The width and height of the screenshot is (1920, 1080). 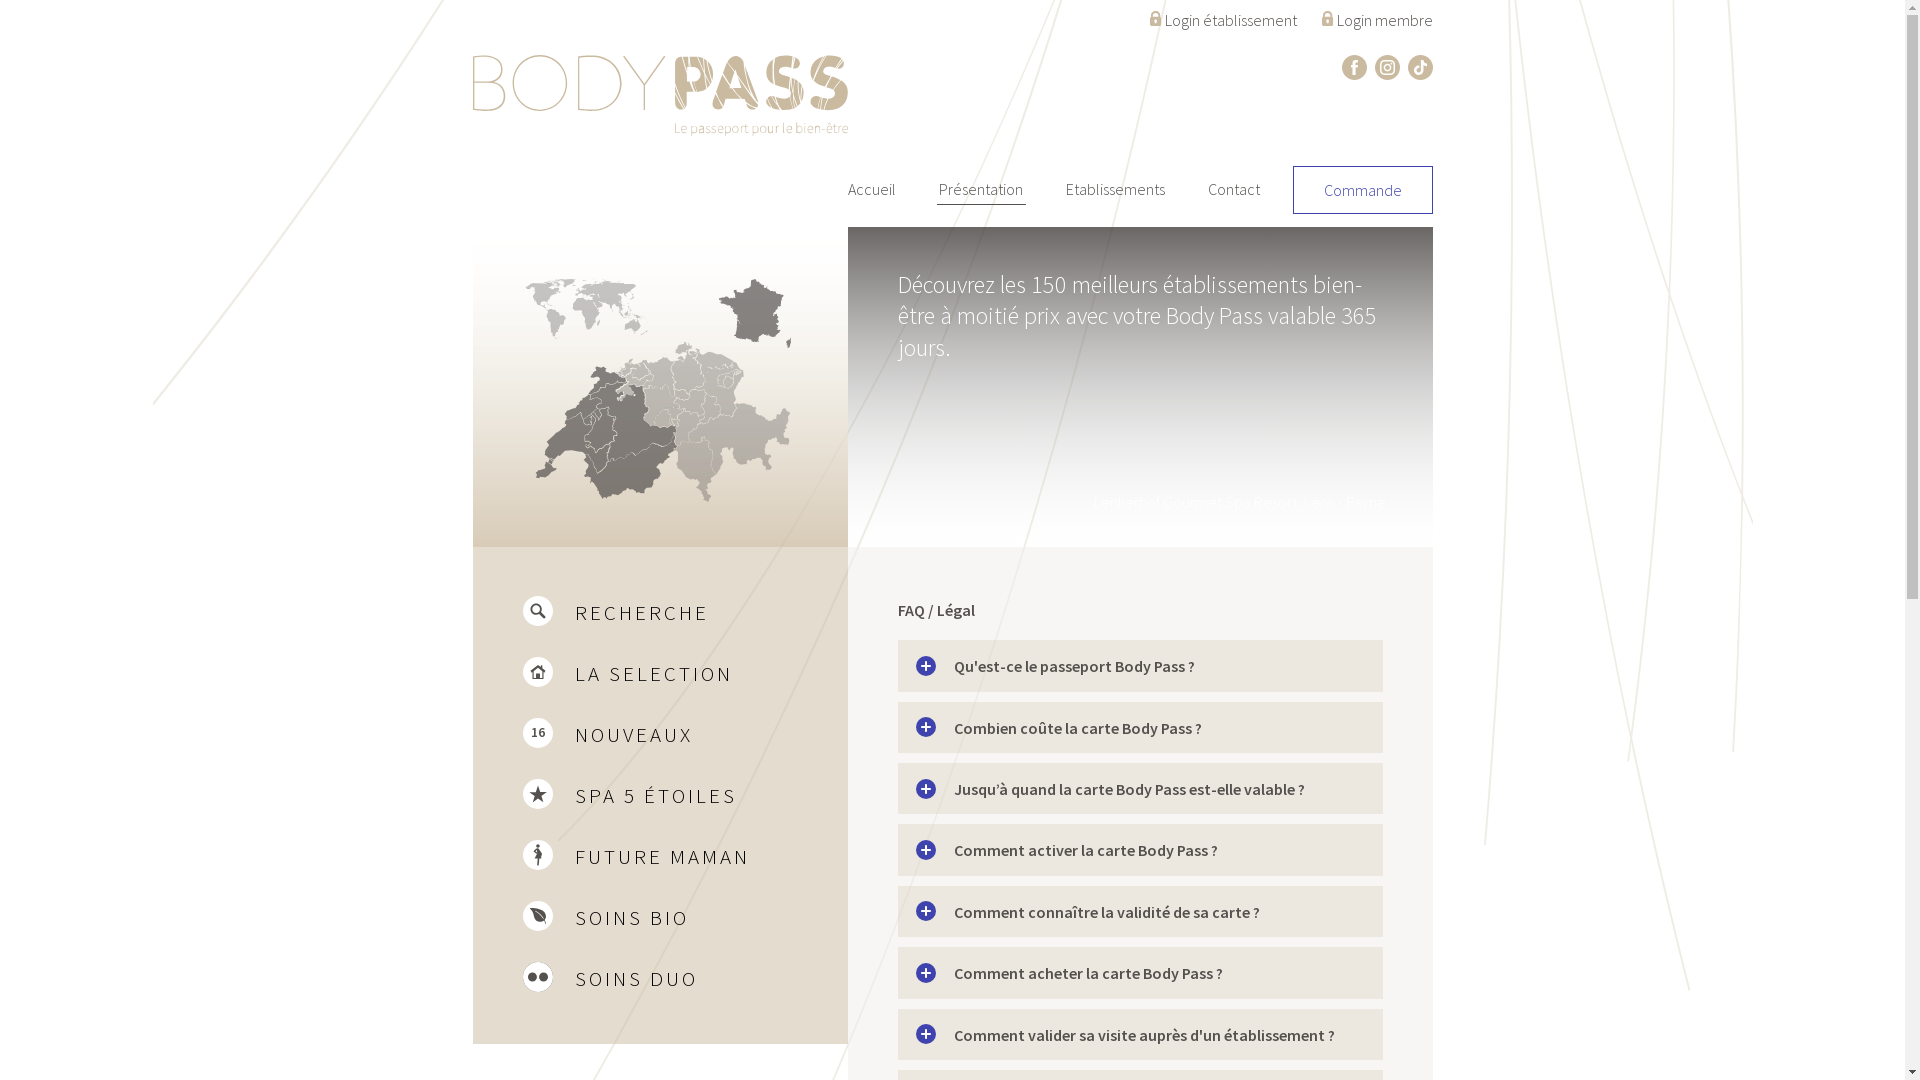 I want to click on 'Open', so click(x=925, y=1033).